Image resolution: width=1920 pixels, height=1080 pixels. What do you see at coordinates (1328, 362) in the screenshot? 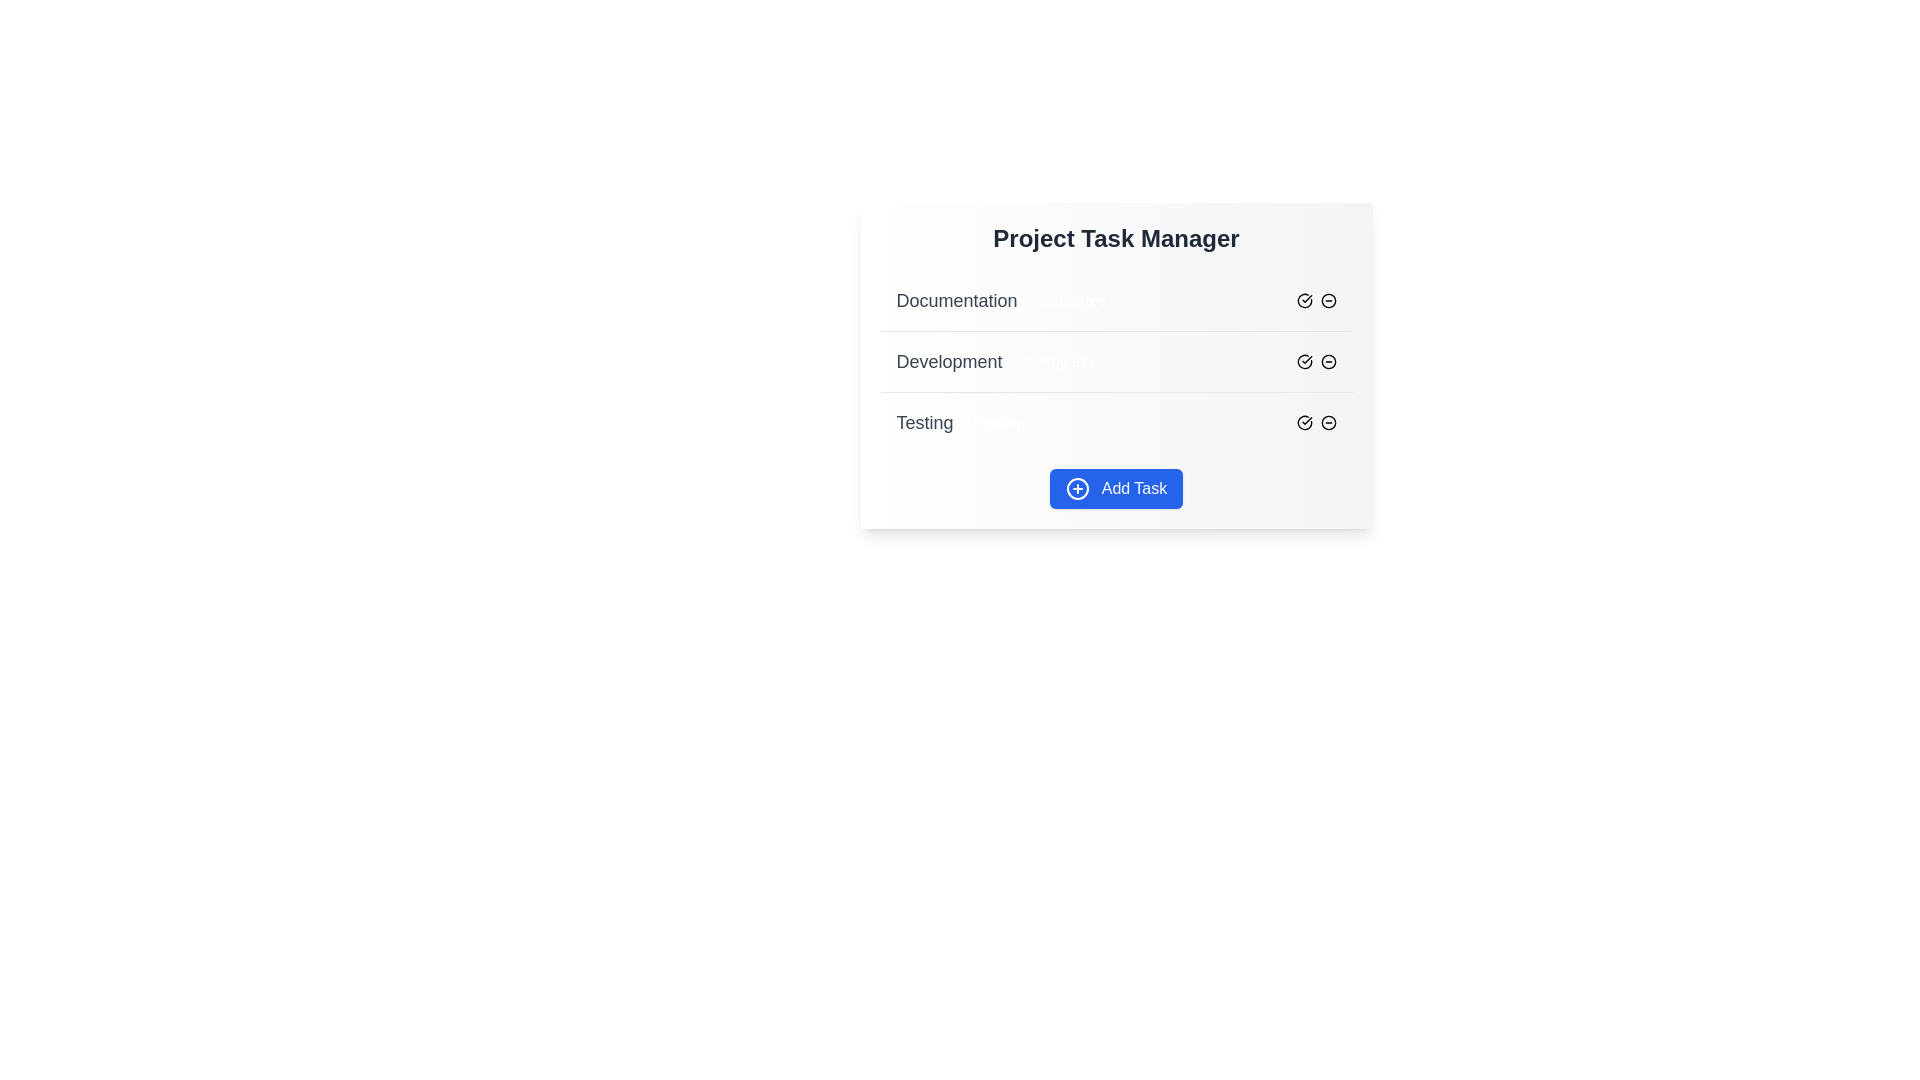
I see `the circular minus icon located next to the 'Development' task in the project task manager` at bounding box center [1328, 362].